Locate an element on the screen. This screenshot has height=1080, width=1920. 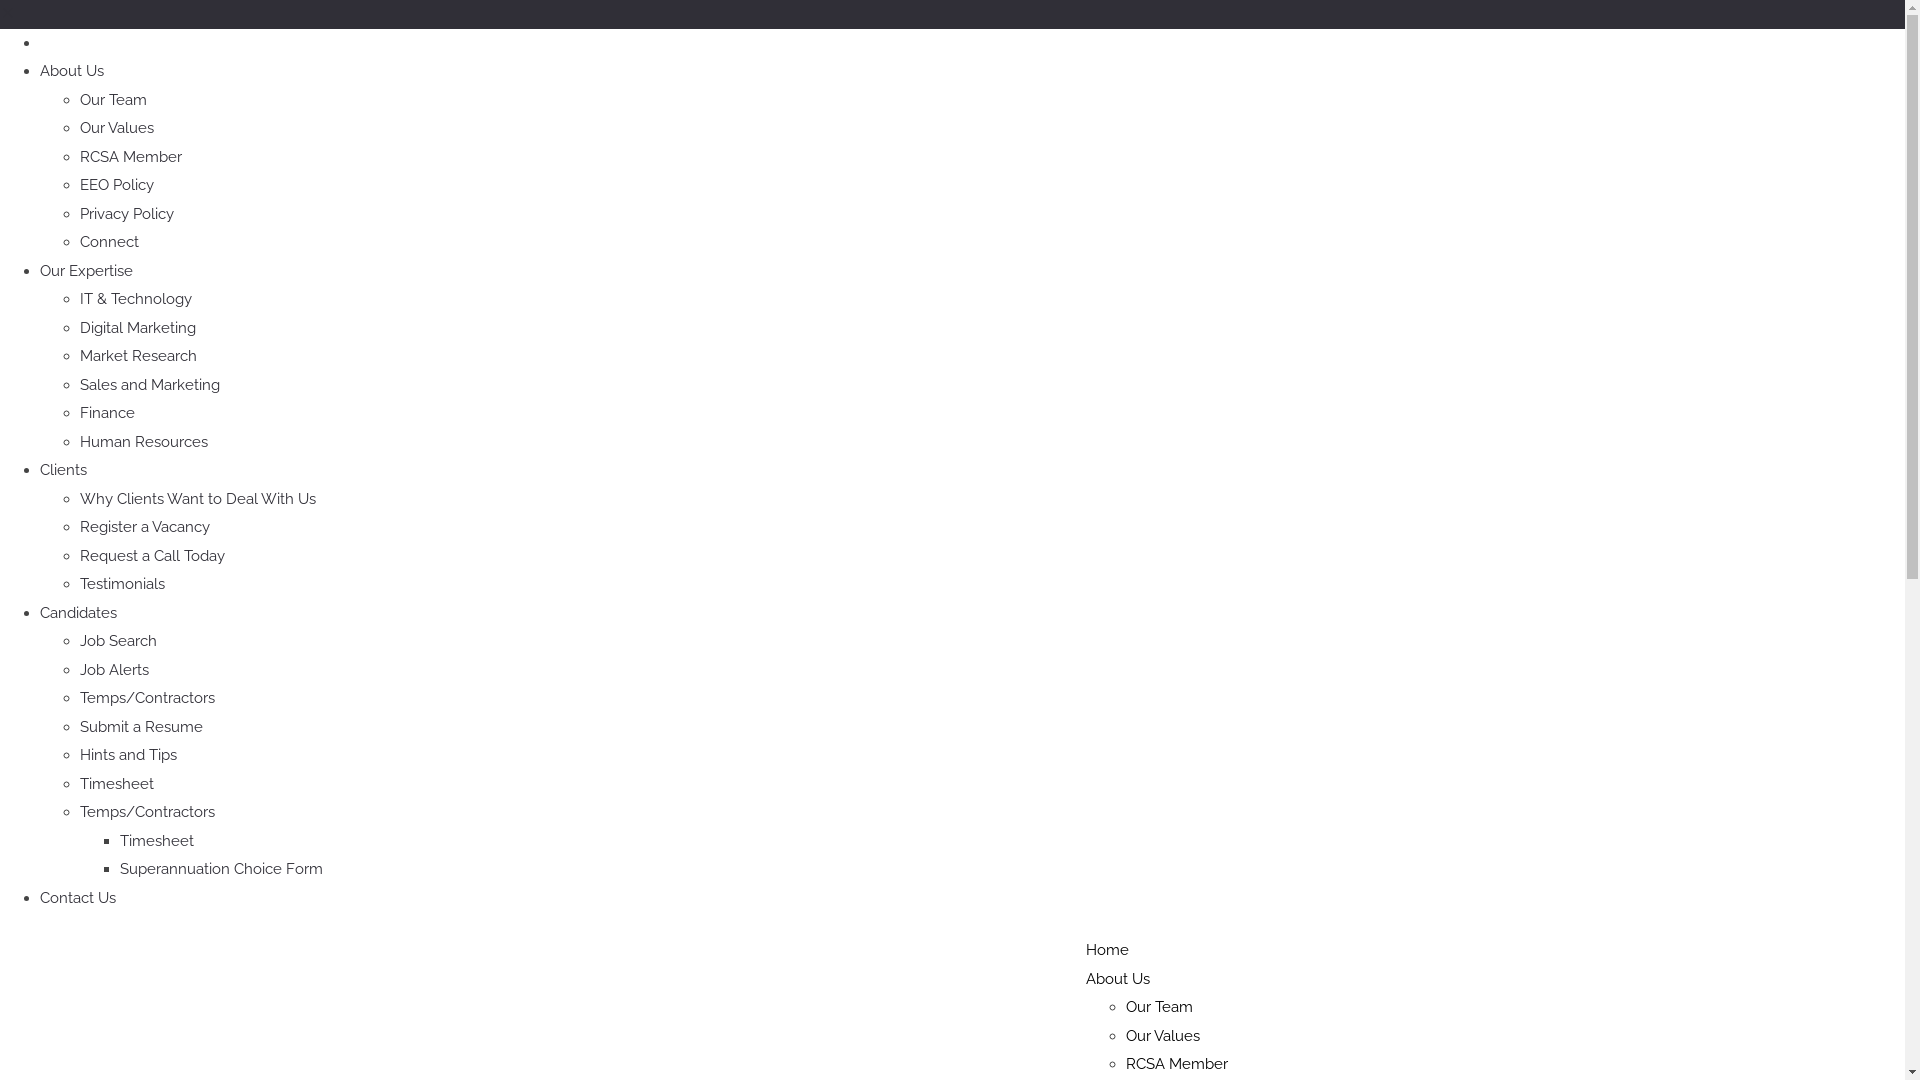
'Clients' is located at coordinates (39, 470).